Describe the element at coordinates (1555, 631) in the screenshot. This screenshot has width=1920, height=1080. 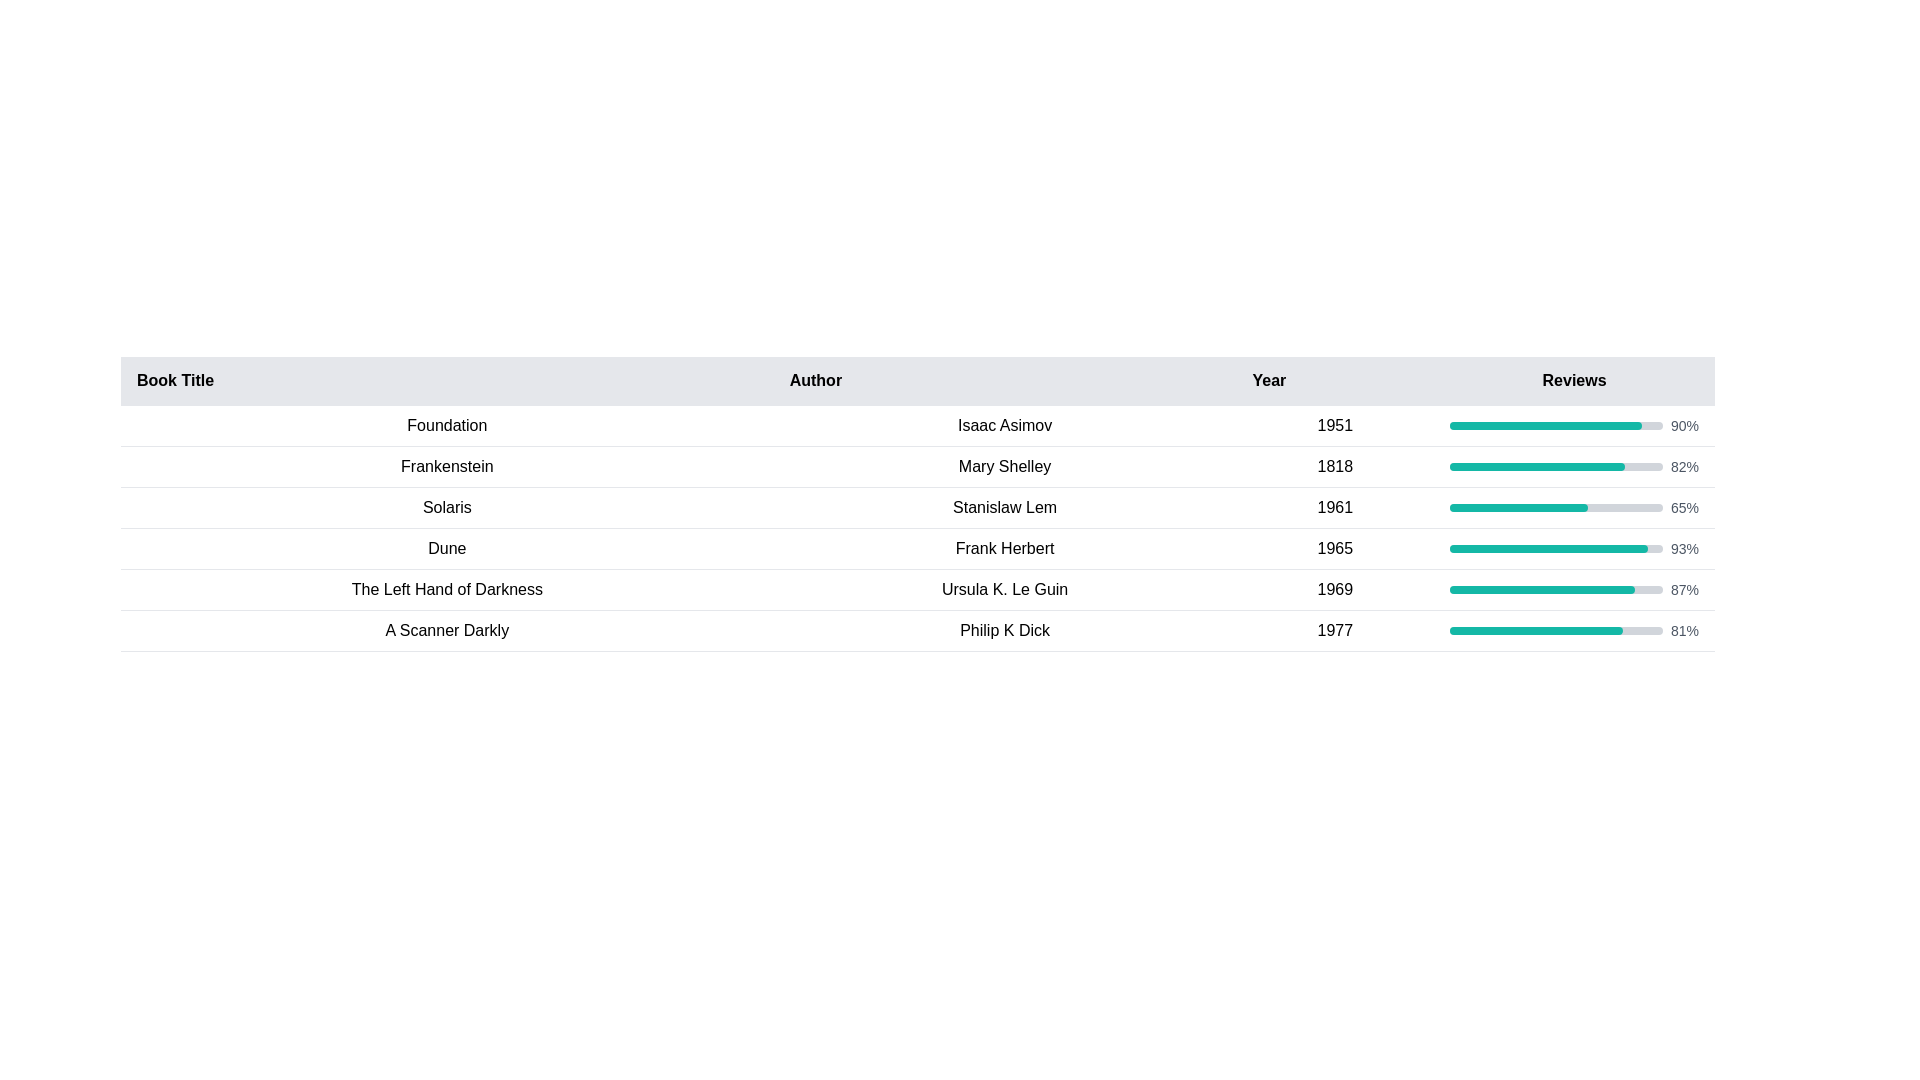
I see `the progress represented by the progress bar indicating 81% completion in the 'Reviews' column for the book 'A Scanner Darkly'` at that location.